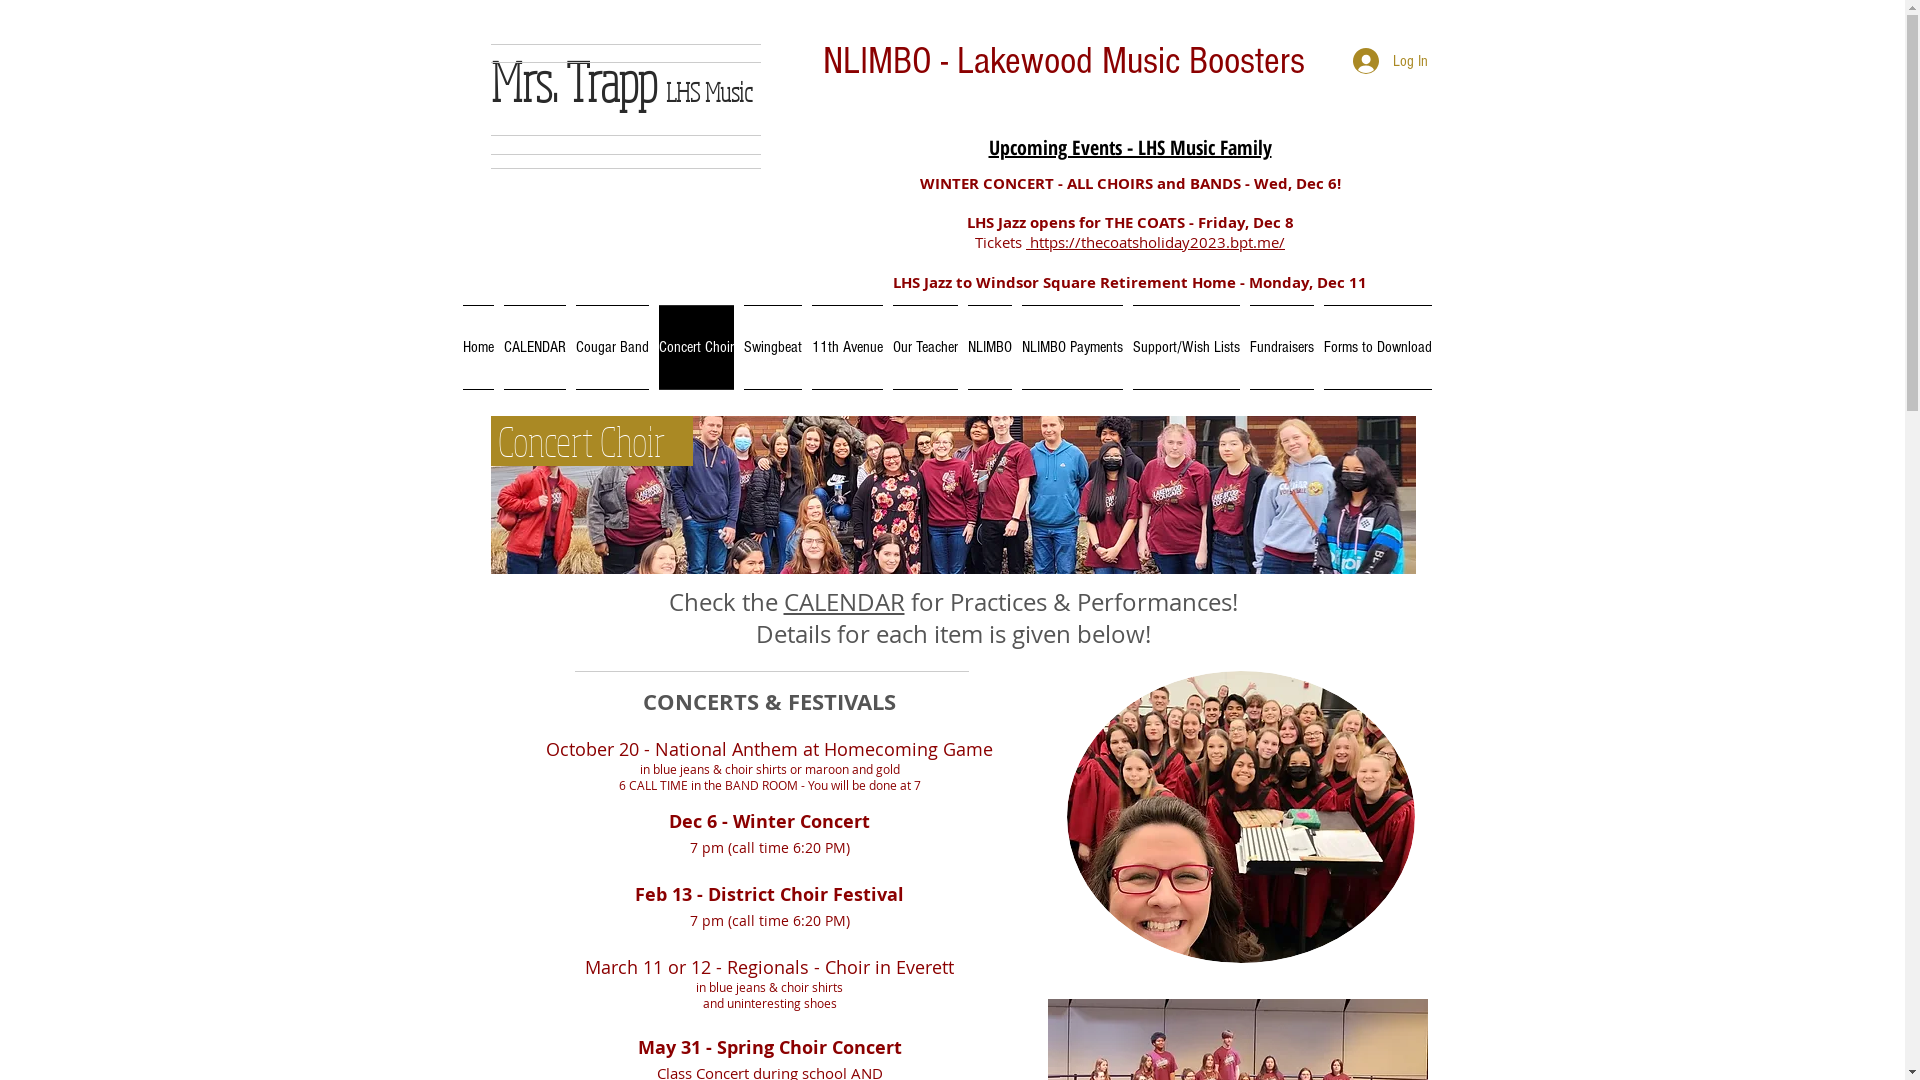 The height and width of the screenshot is (1080, 1920). What do you see at coordinates (771, 346) in the screenshot?
I see `'Swingbeat'` at bounding box center [771, 346].